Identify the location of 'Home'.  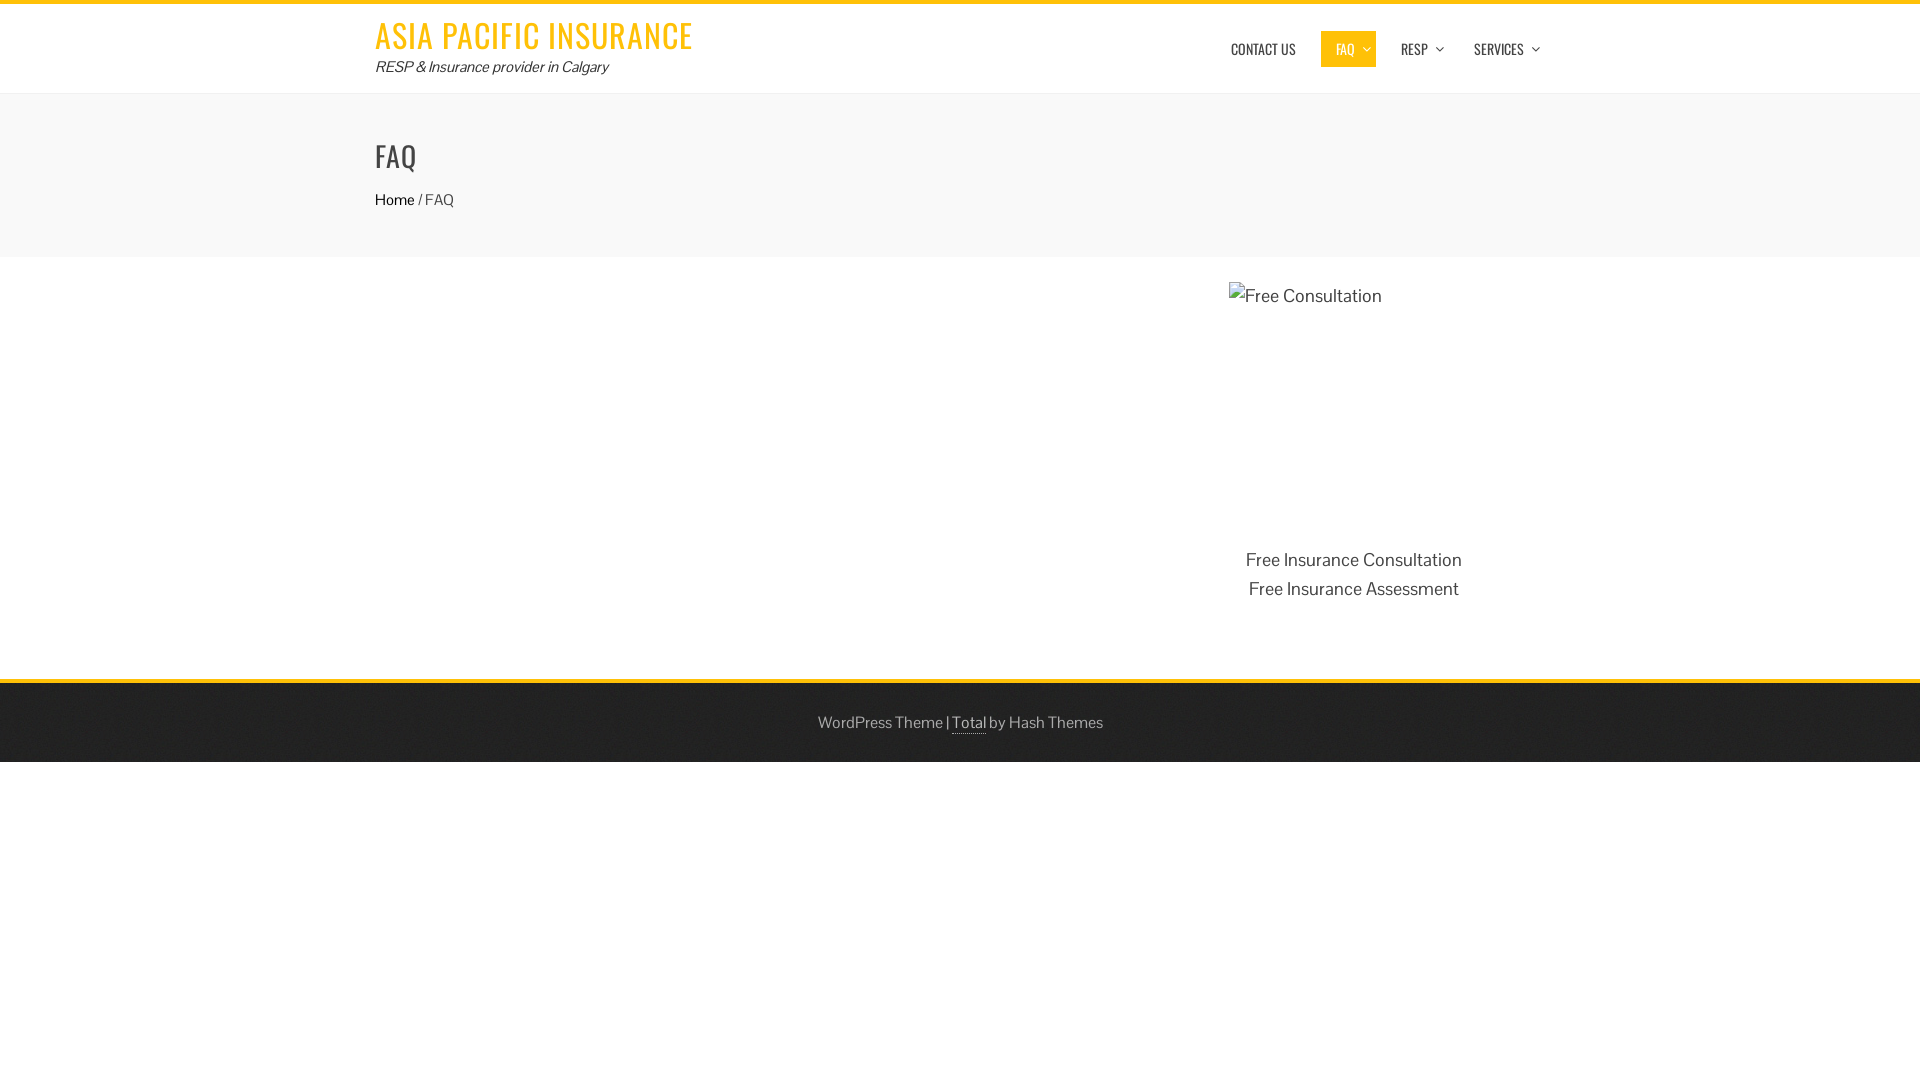
(394, 199).